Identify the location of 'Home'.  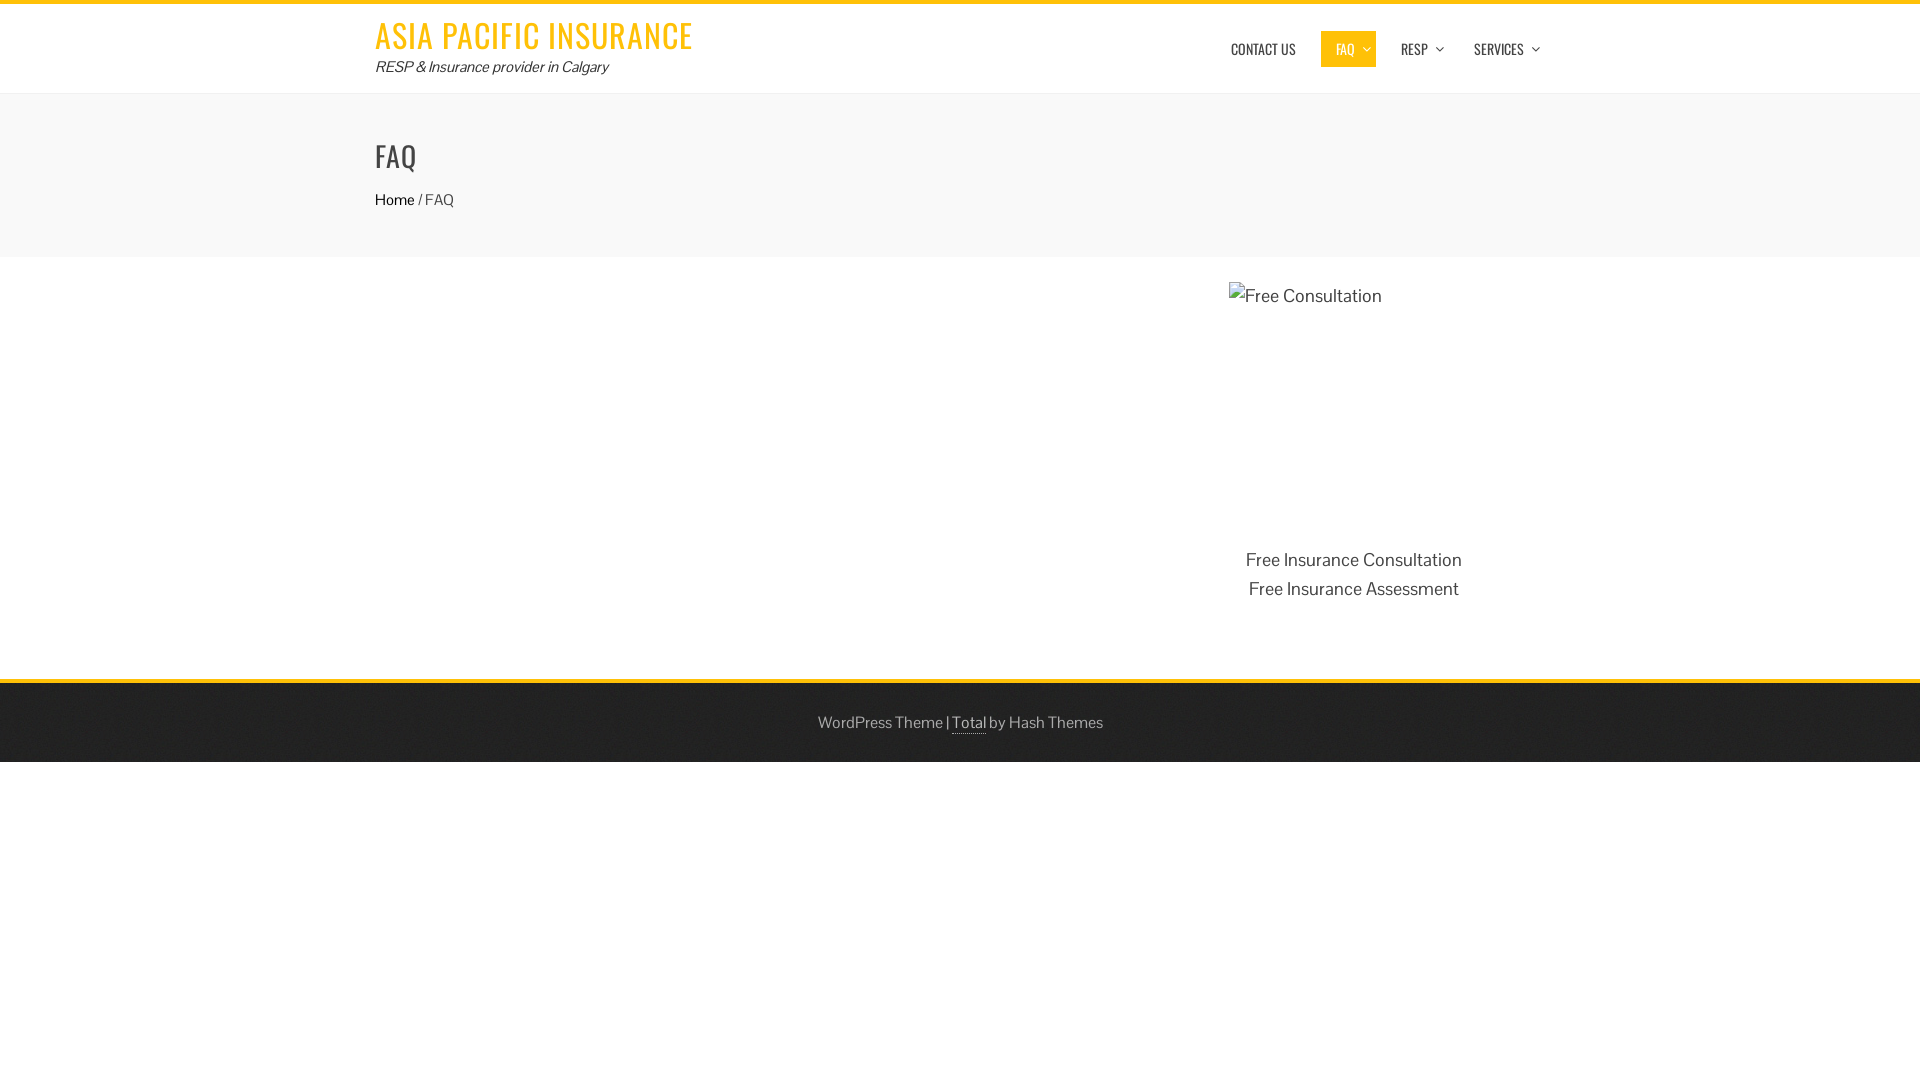
(394, 199).